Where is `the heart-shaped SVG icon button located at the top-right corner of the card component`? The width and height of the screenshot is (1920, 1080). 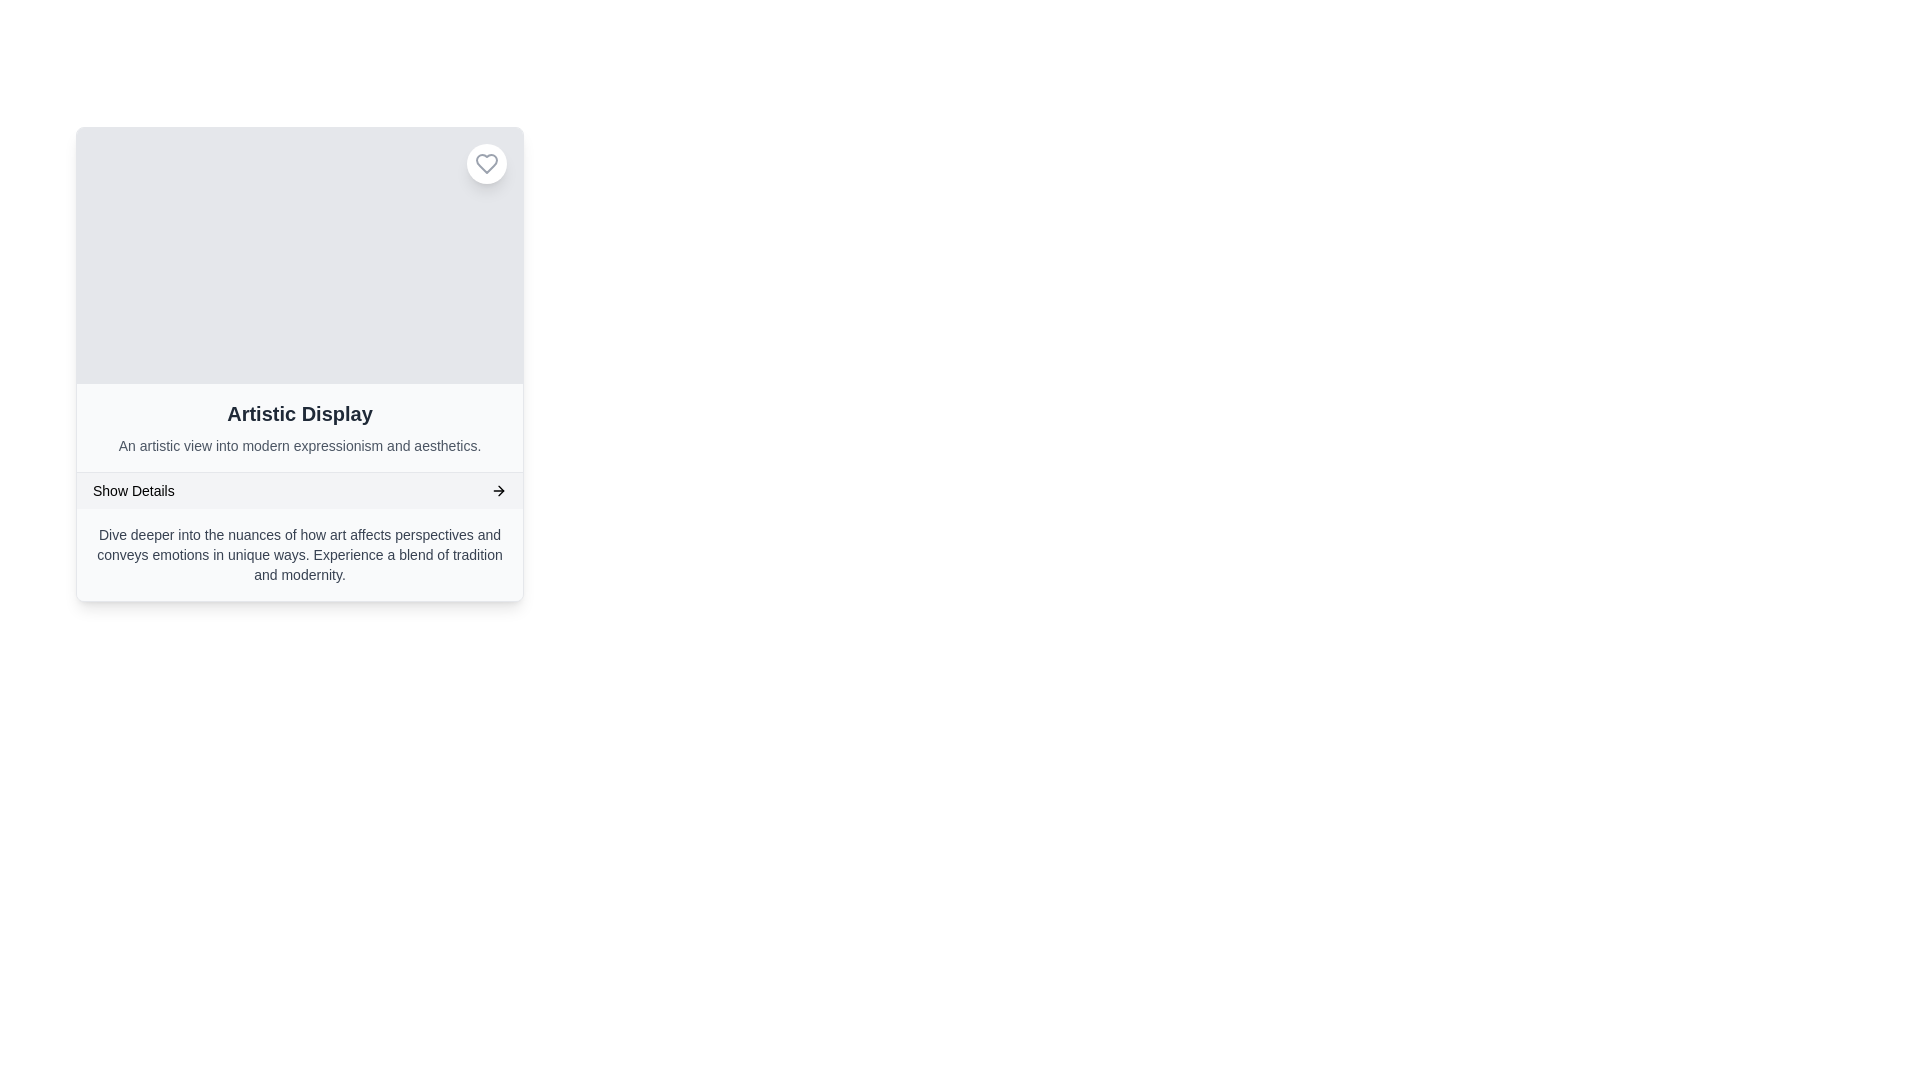
the heart-shaped SVG icon button located at the top-right corner of the card component is located at coordinates (486, 163).